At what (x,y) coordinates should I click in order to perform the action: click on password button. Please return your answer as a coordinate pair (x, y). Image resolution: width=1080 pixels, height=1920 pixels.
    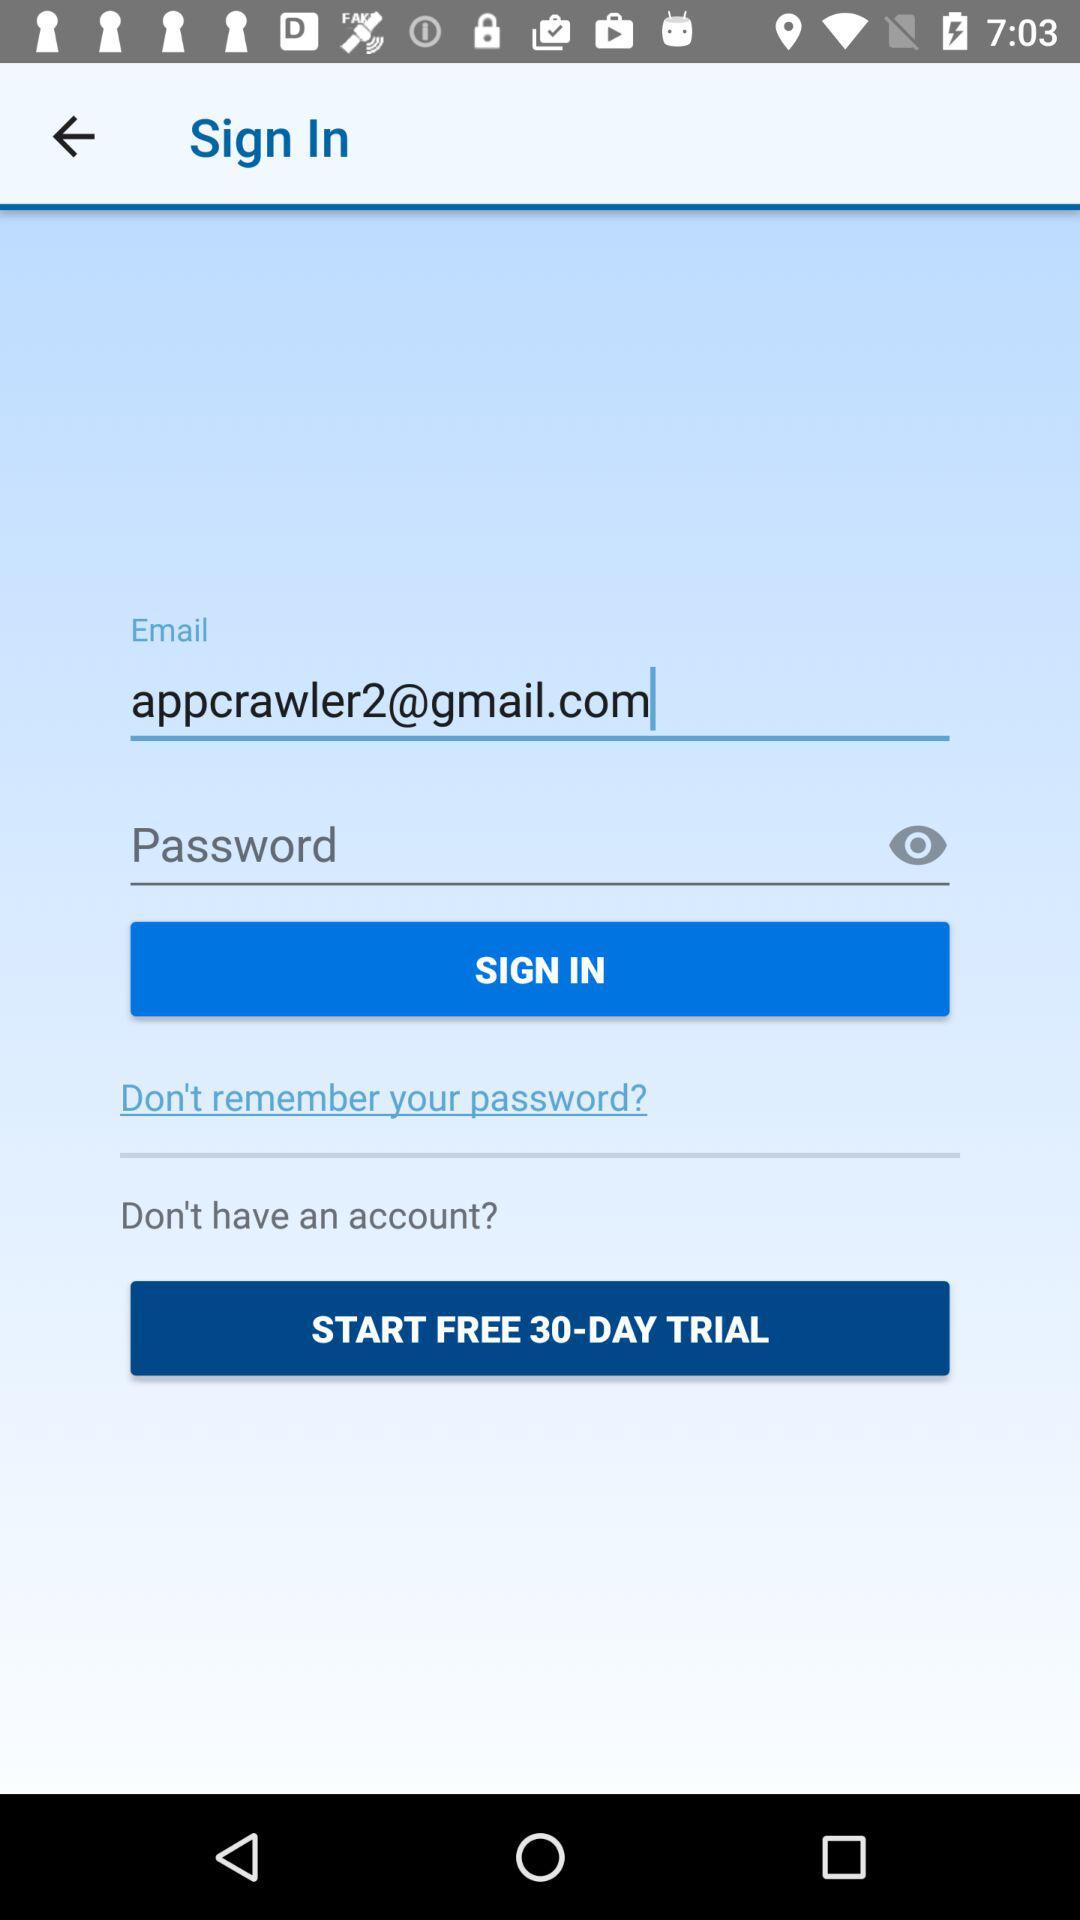
    Looking at the image, I should click on (918, 846).